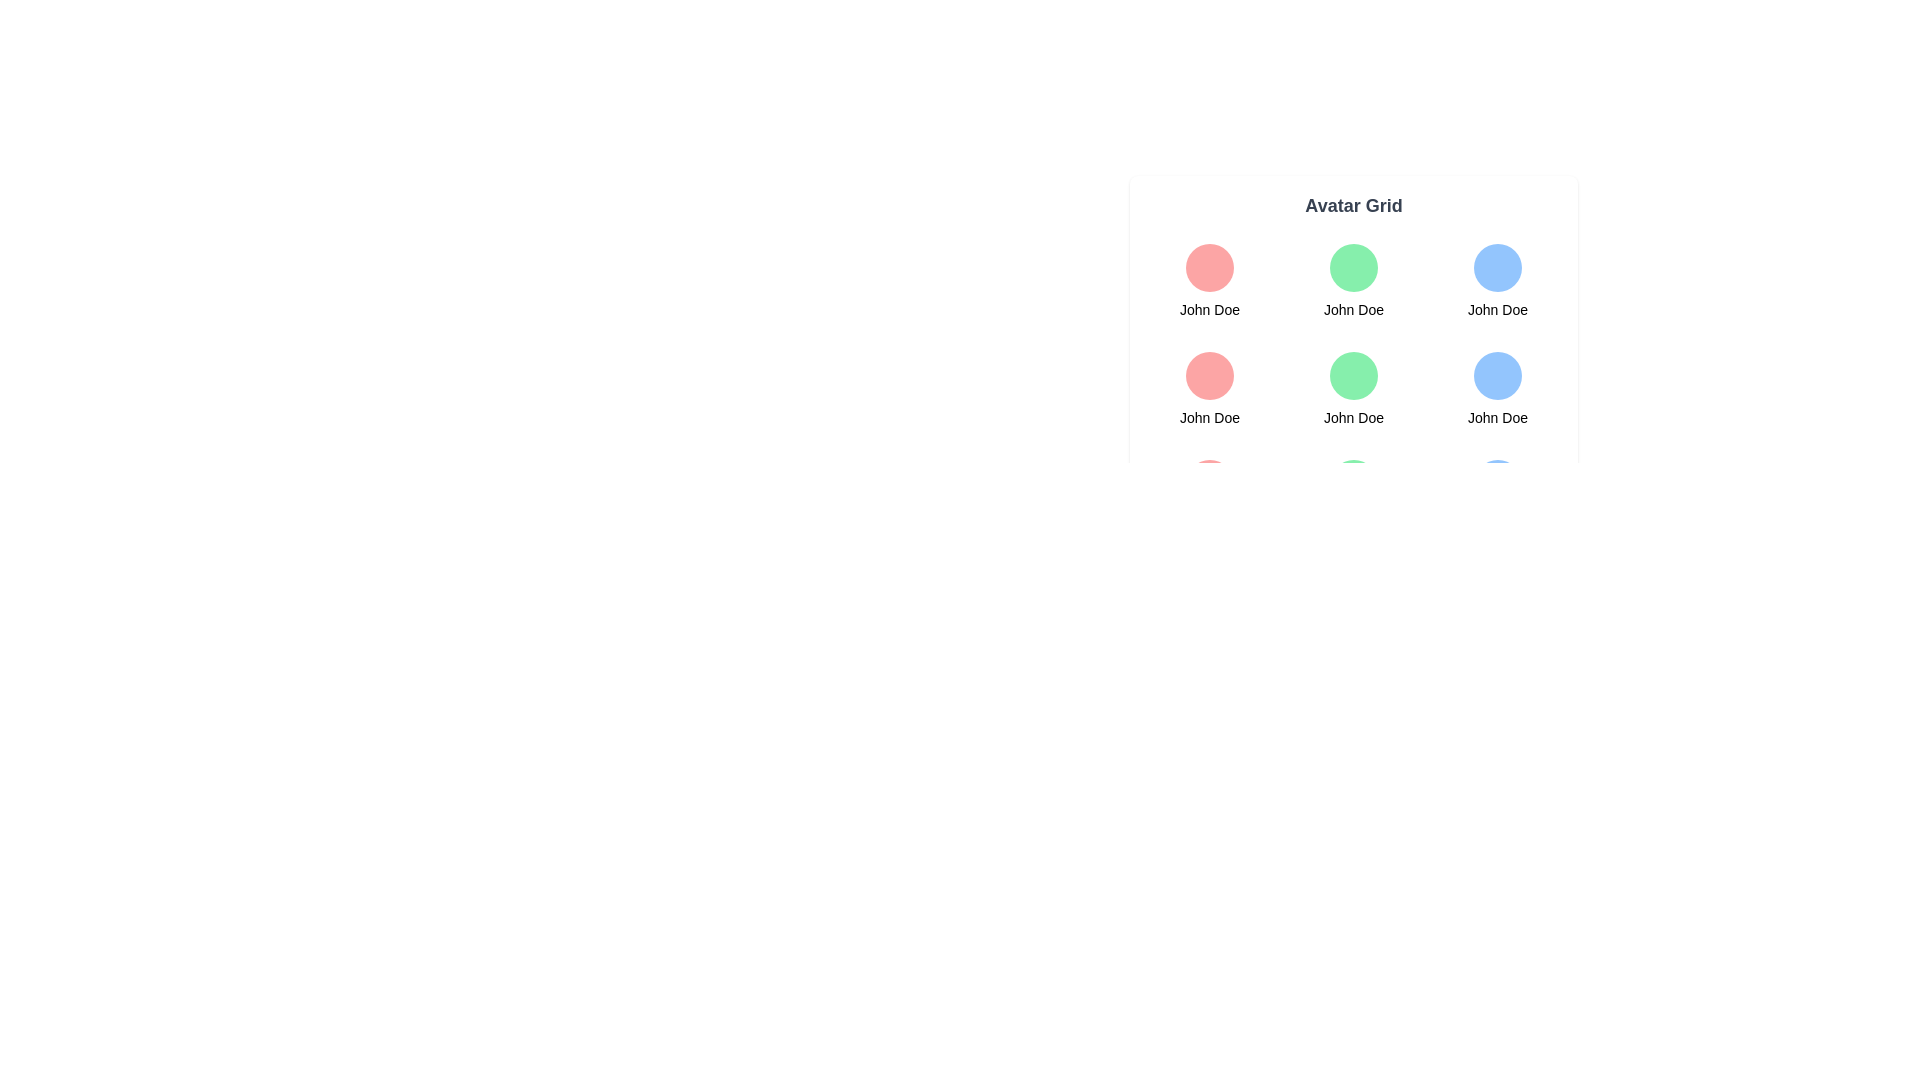 The height and width of the screenshot is (1080, 1920). I want to click on the circular red avatar of 'John Doe', so click(1208, 389).